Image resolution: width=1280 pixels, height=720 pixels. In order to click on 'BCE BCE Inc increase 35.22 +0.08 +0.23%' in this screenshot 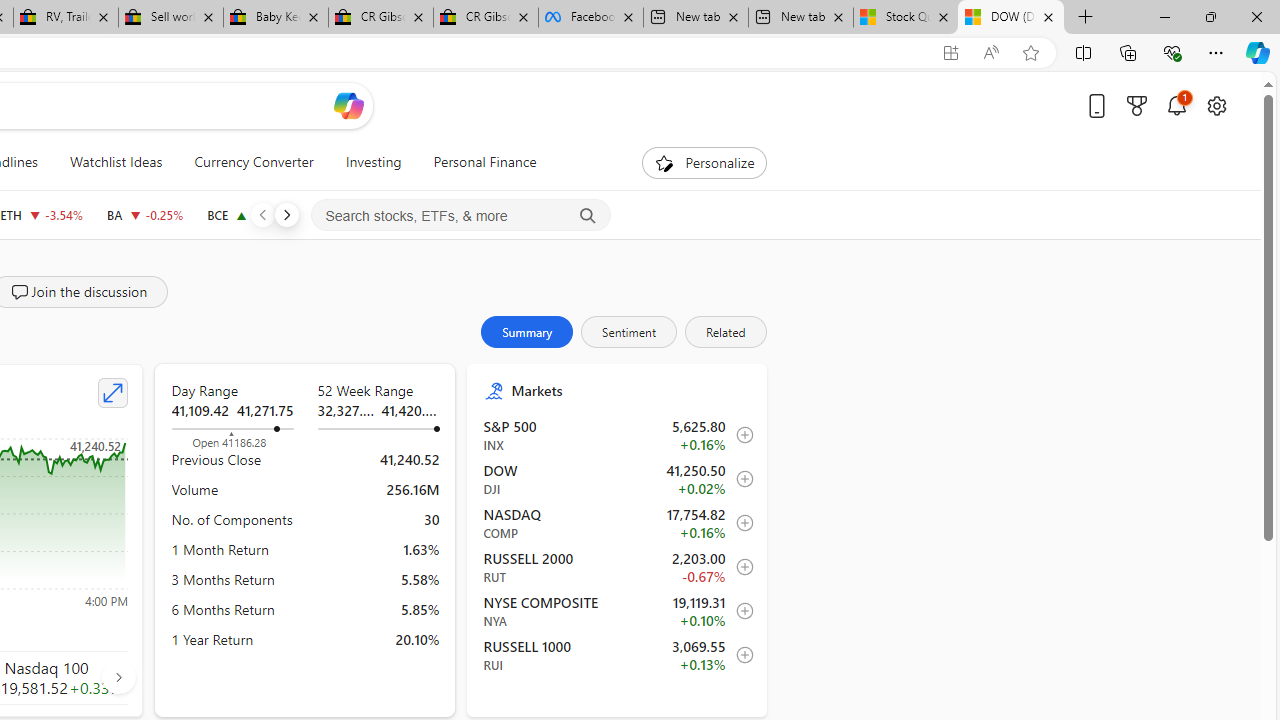, I will do `click(248, 214)`.